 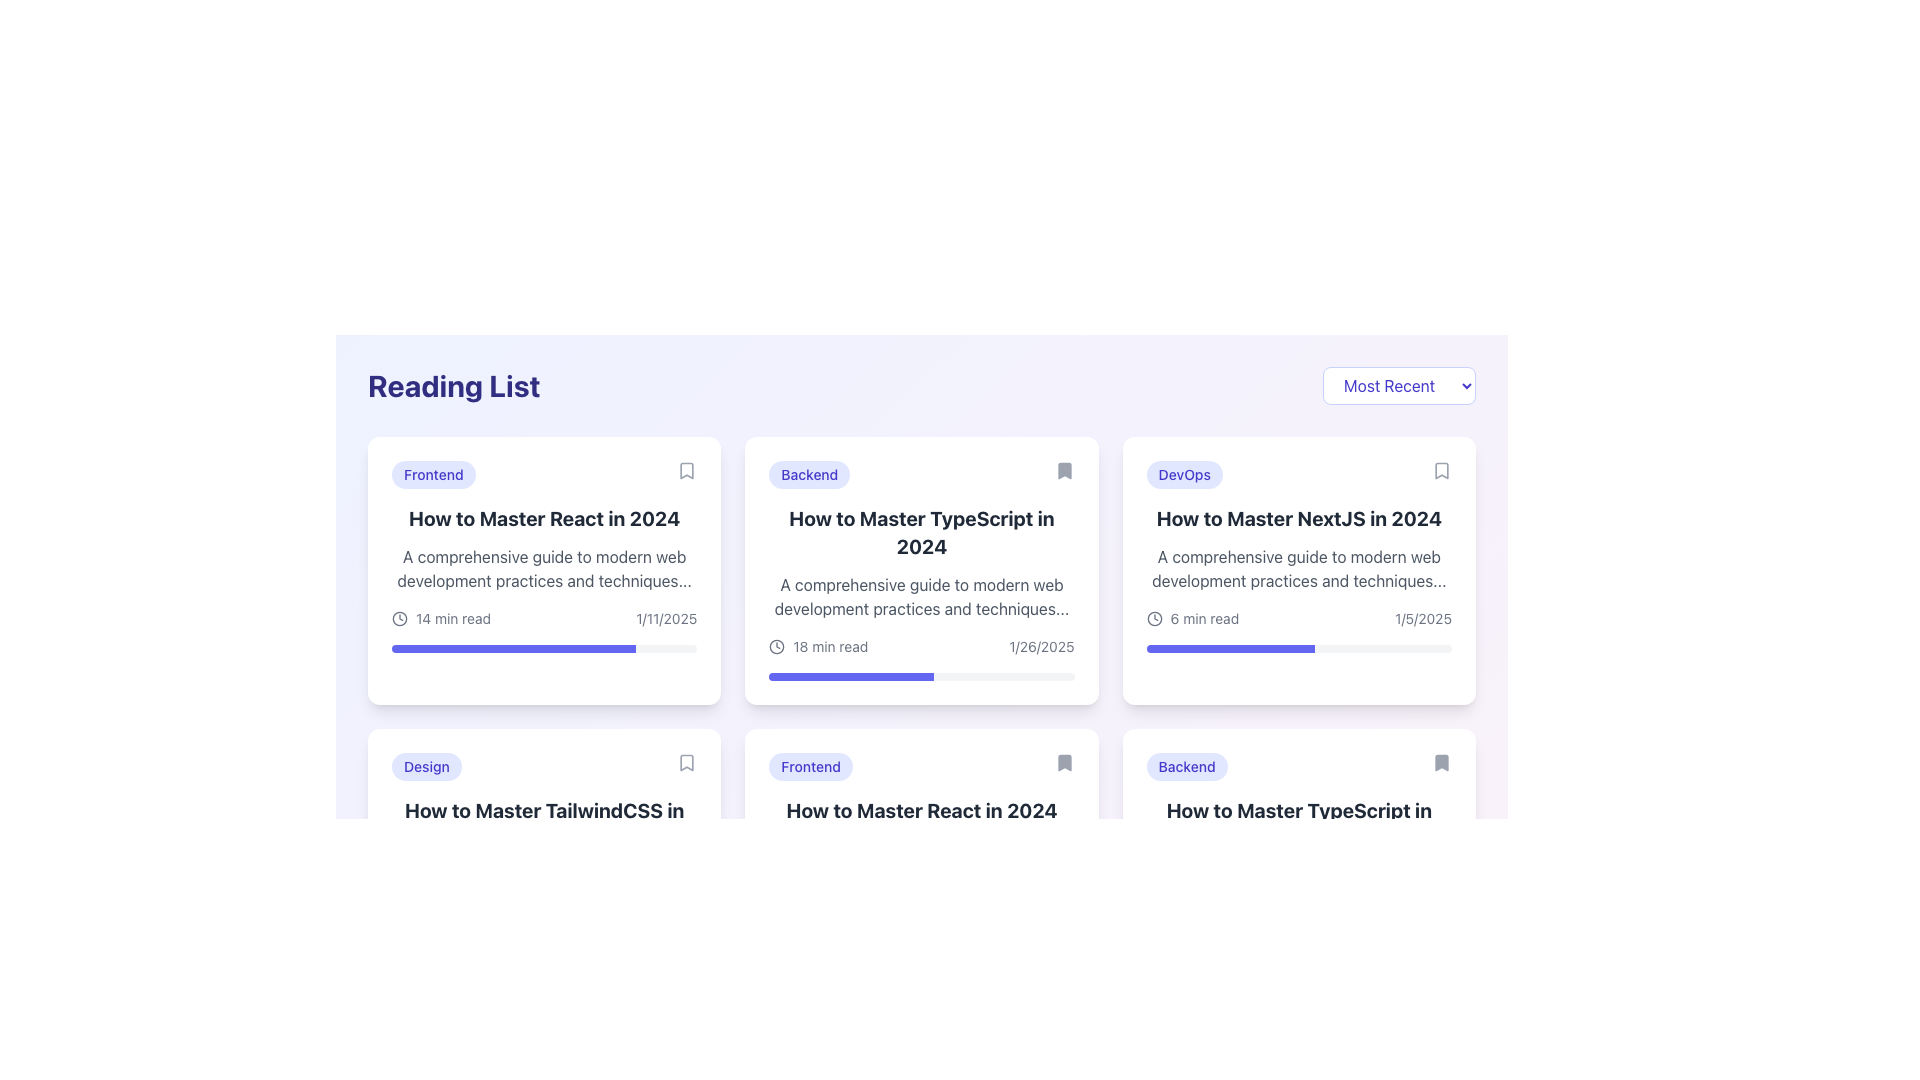 I want to click on the progress indicator located below the card titled 'How to Master React in 2024', which is positioned in the second row, first column of the layout, so click(x=902, y=941).